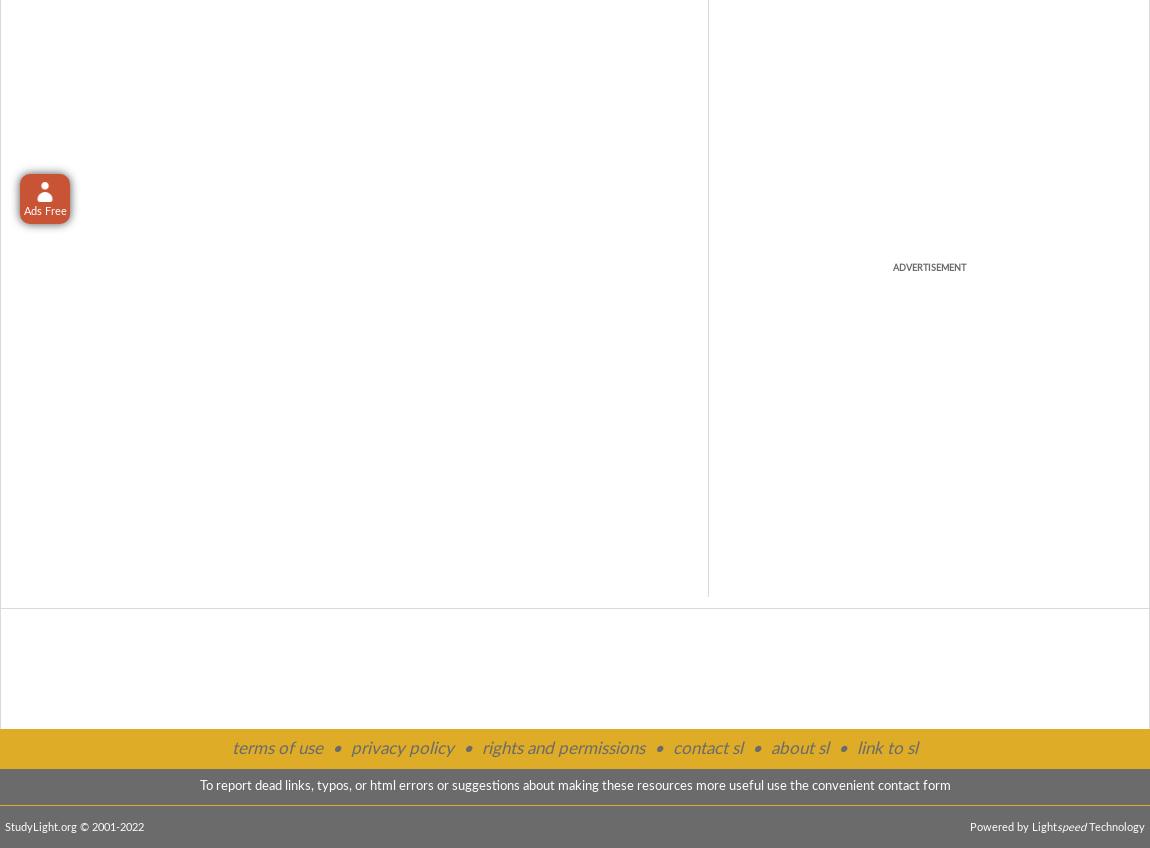 This screenshot has height=848, width=1150. I want to click on 'Powered by Light', so click(1013, 827).